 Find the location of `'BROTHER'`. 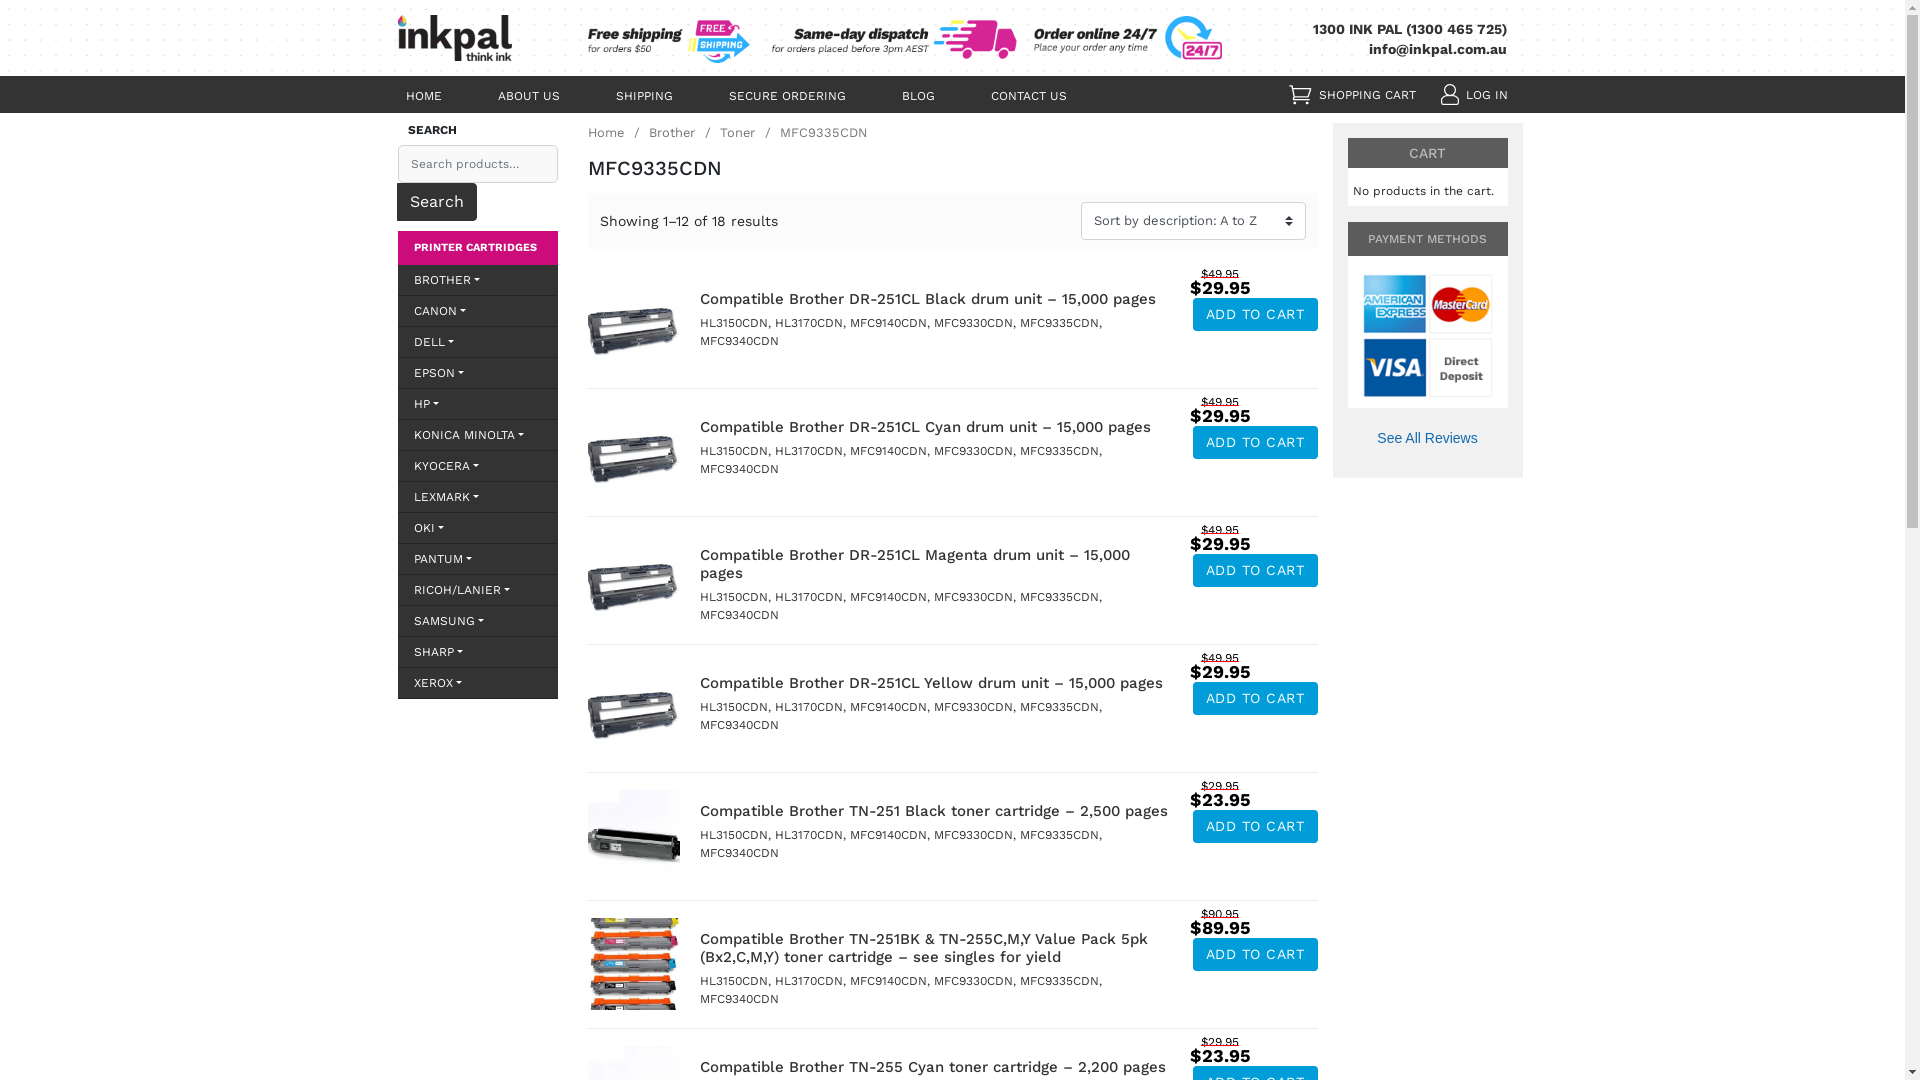

'BROTHER' is located at coordinates (398, 280).